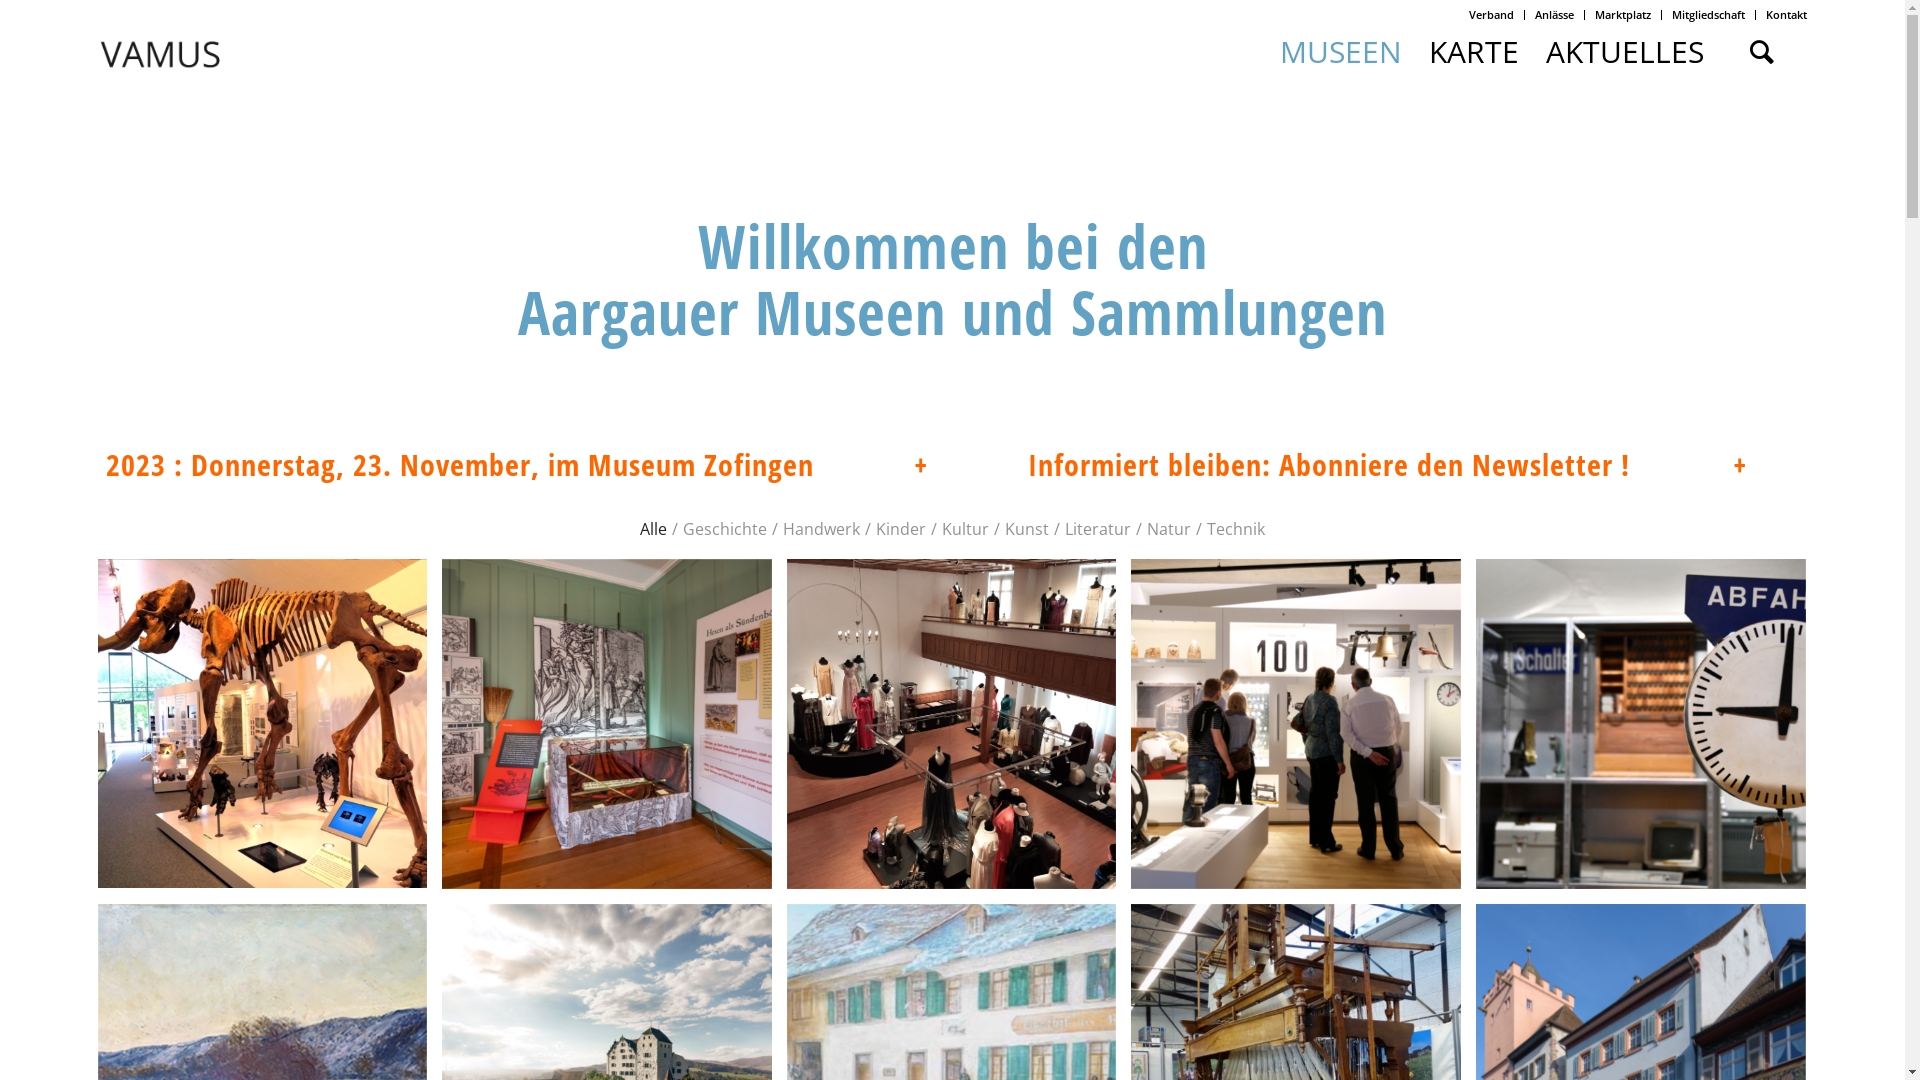 The height and width of the screenshot is (1080, 1920). Describe the element at coordinates (1004, 503) in the screenshot. I see `'Kunst'` at that location.